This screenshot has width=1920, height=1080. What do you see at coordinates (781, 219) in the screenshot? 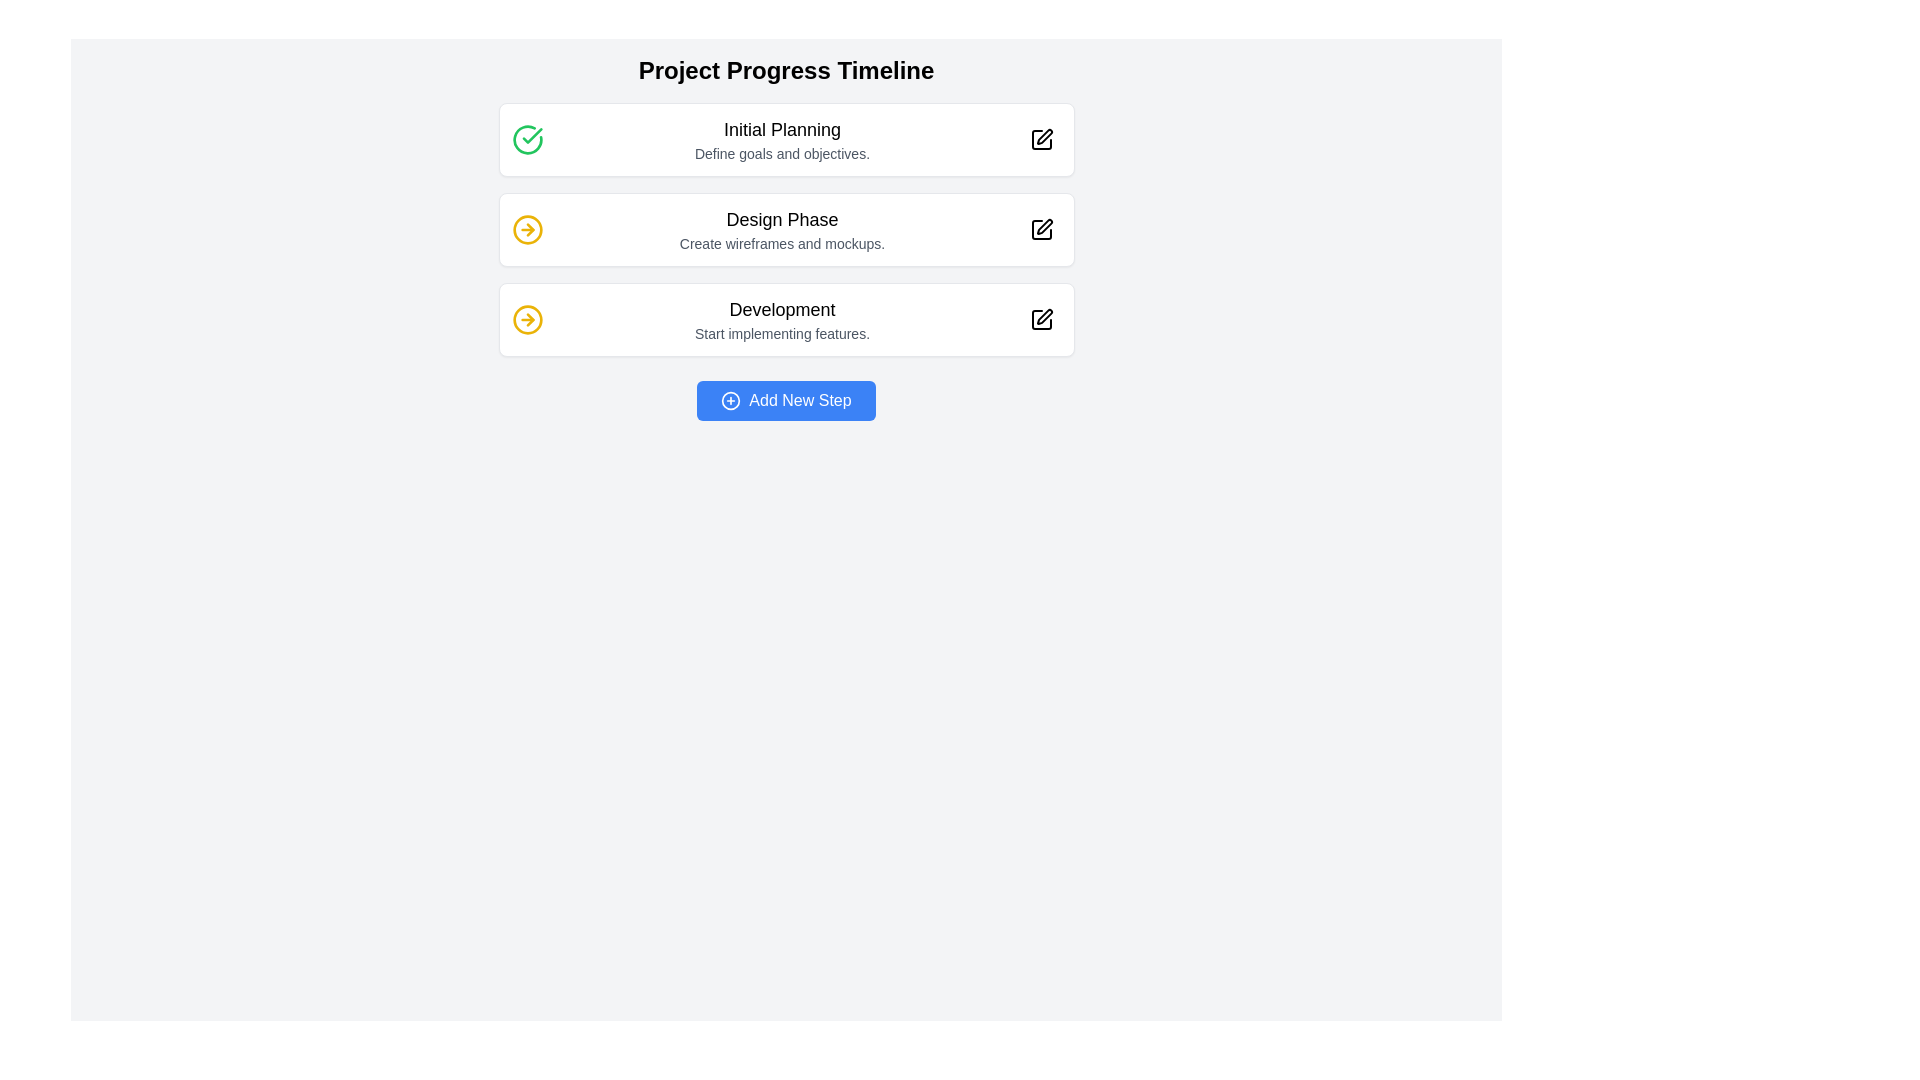
I see `the 'Design Phase' text label that displays in bold, large font and is positioned in the middle section of the vertically stacked steps` at bounding box center [781, 219].